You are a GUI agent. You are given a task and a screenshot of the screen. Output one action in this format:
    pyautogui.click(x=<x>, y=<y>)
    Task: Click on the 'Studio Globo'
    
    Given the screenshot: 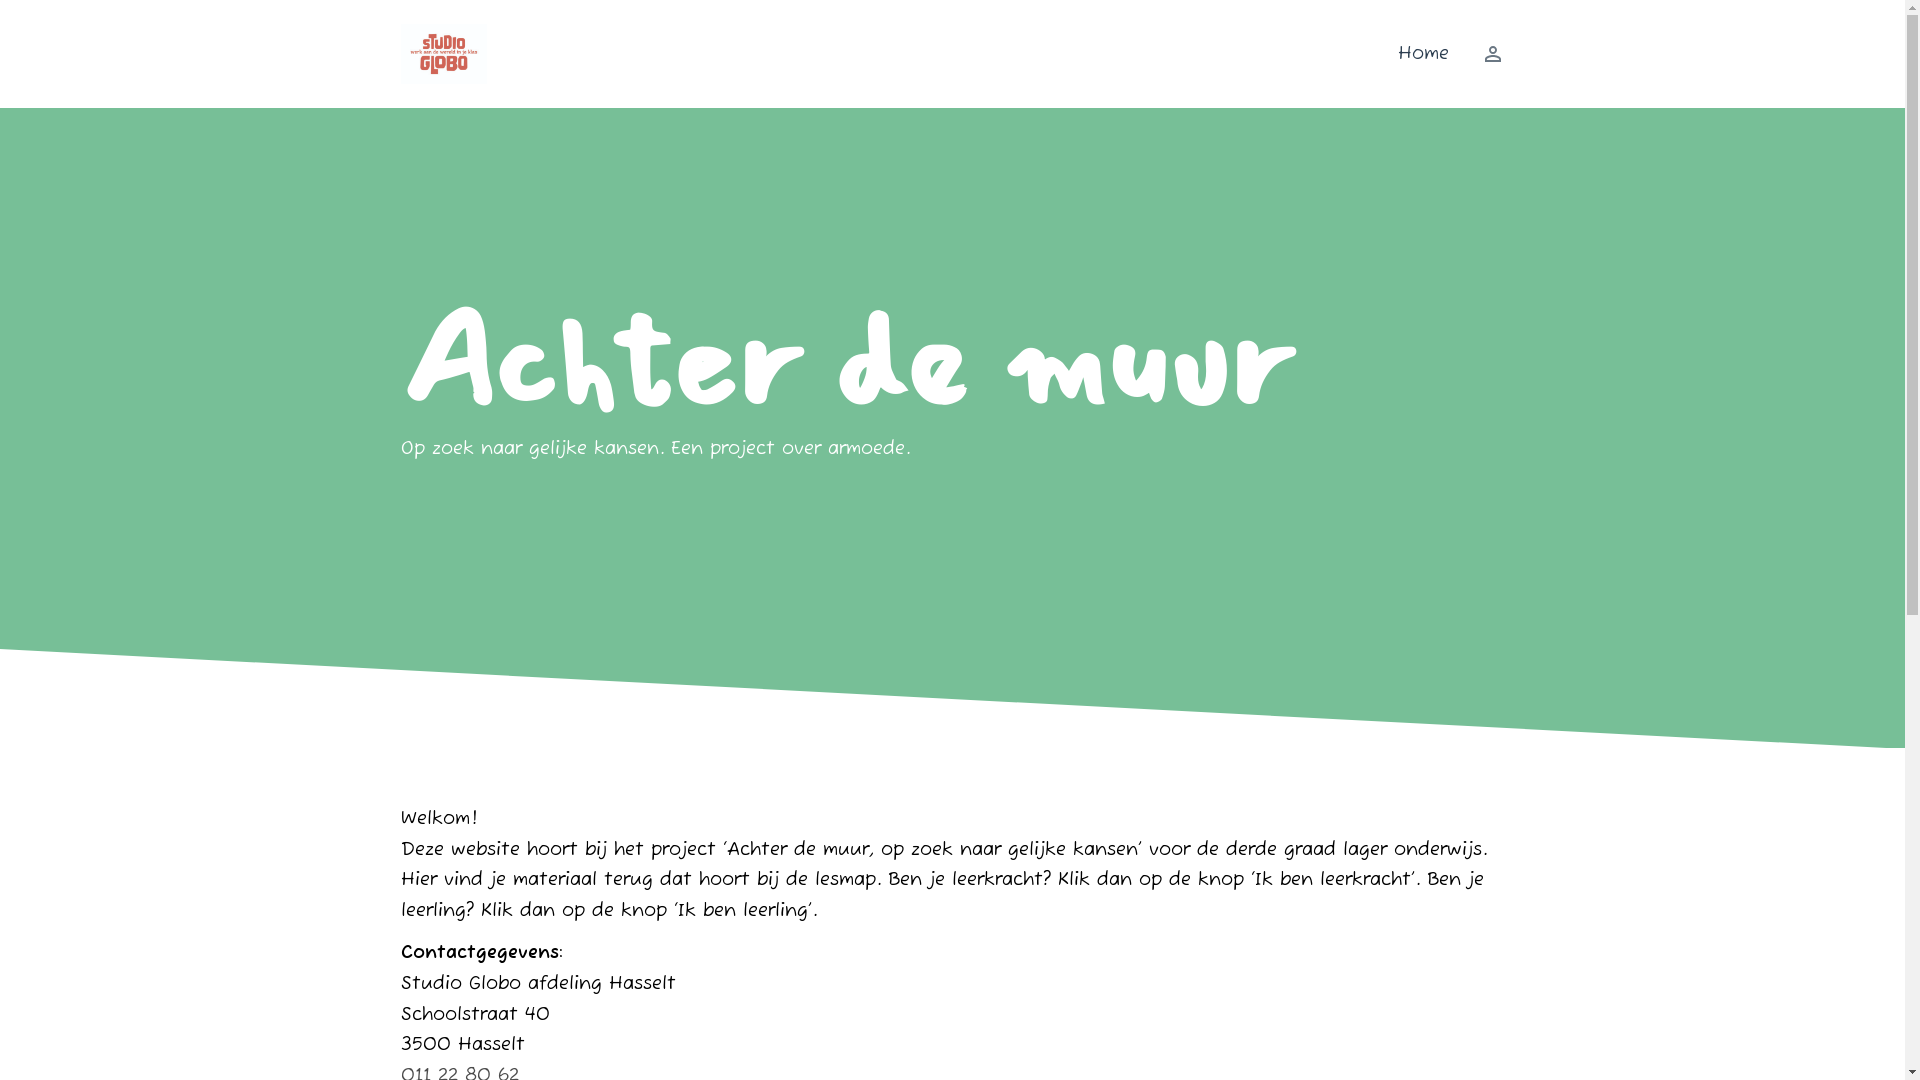 What is the action you would take?
    pyautogui.click(x=442, y=53)
    